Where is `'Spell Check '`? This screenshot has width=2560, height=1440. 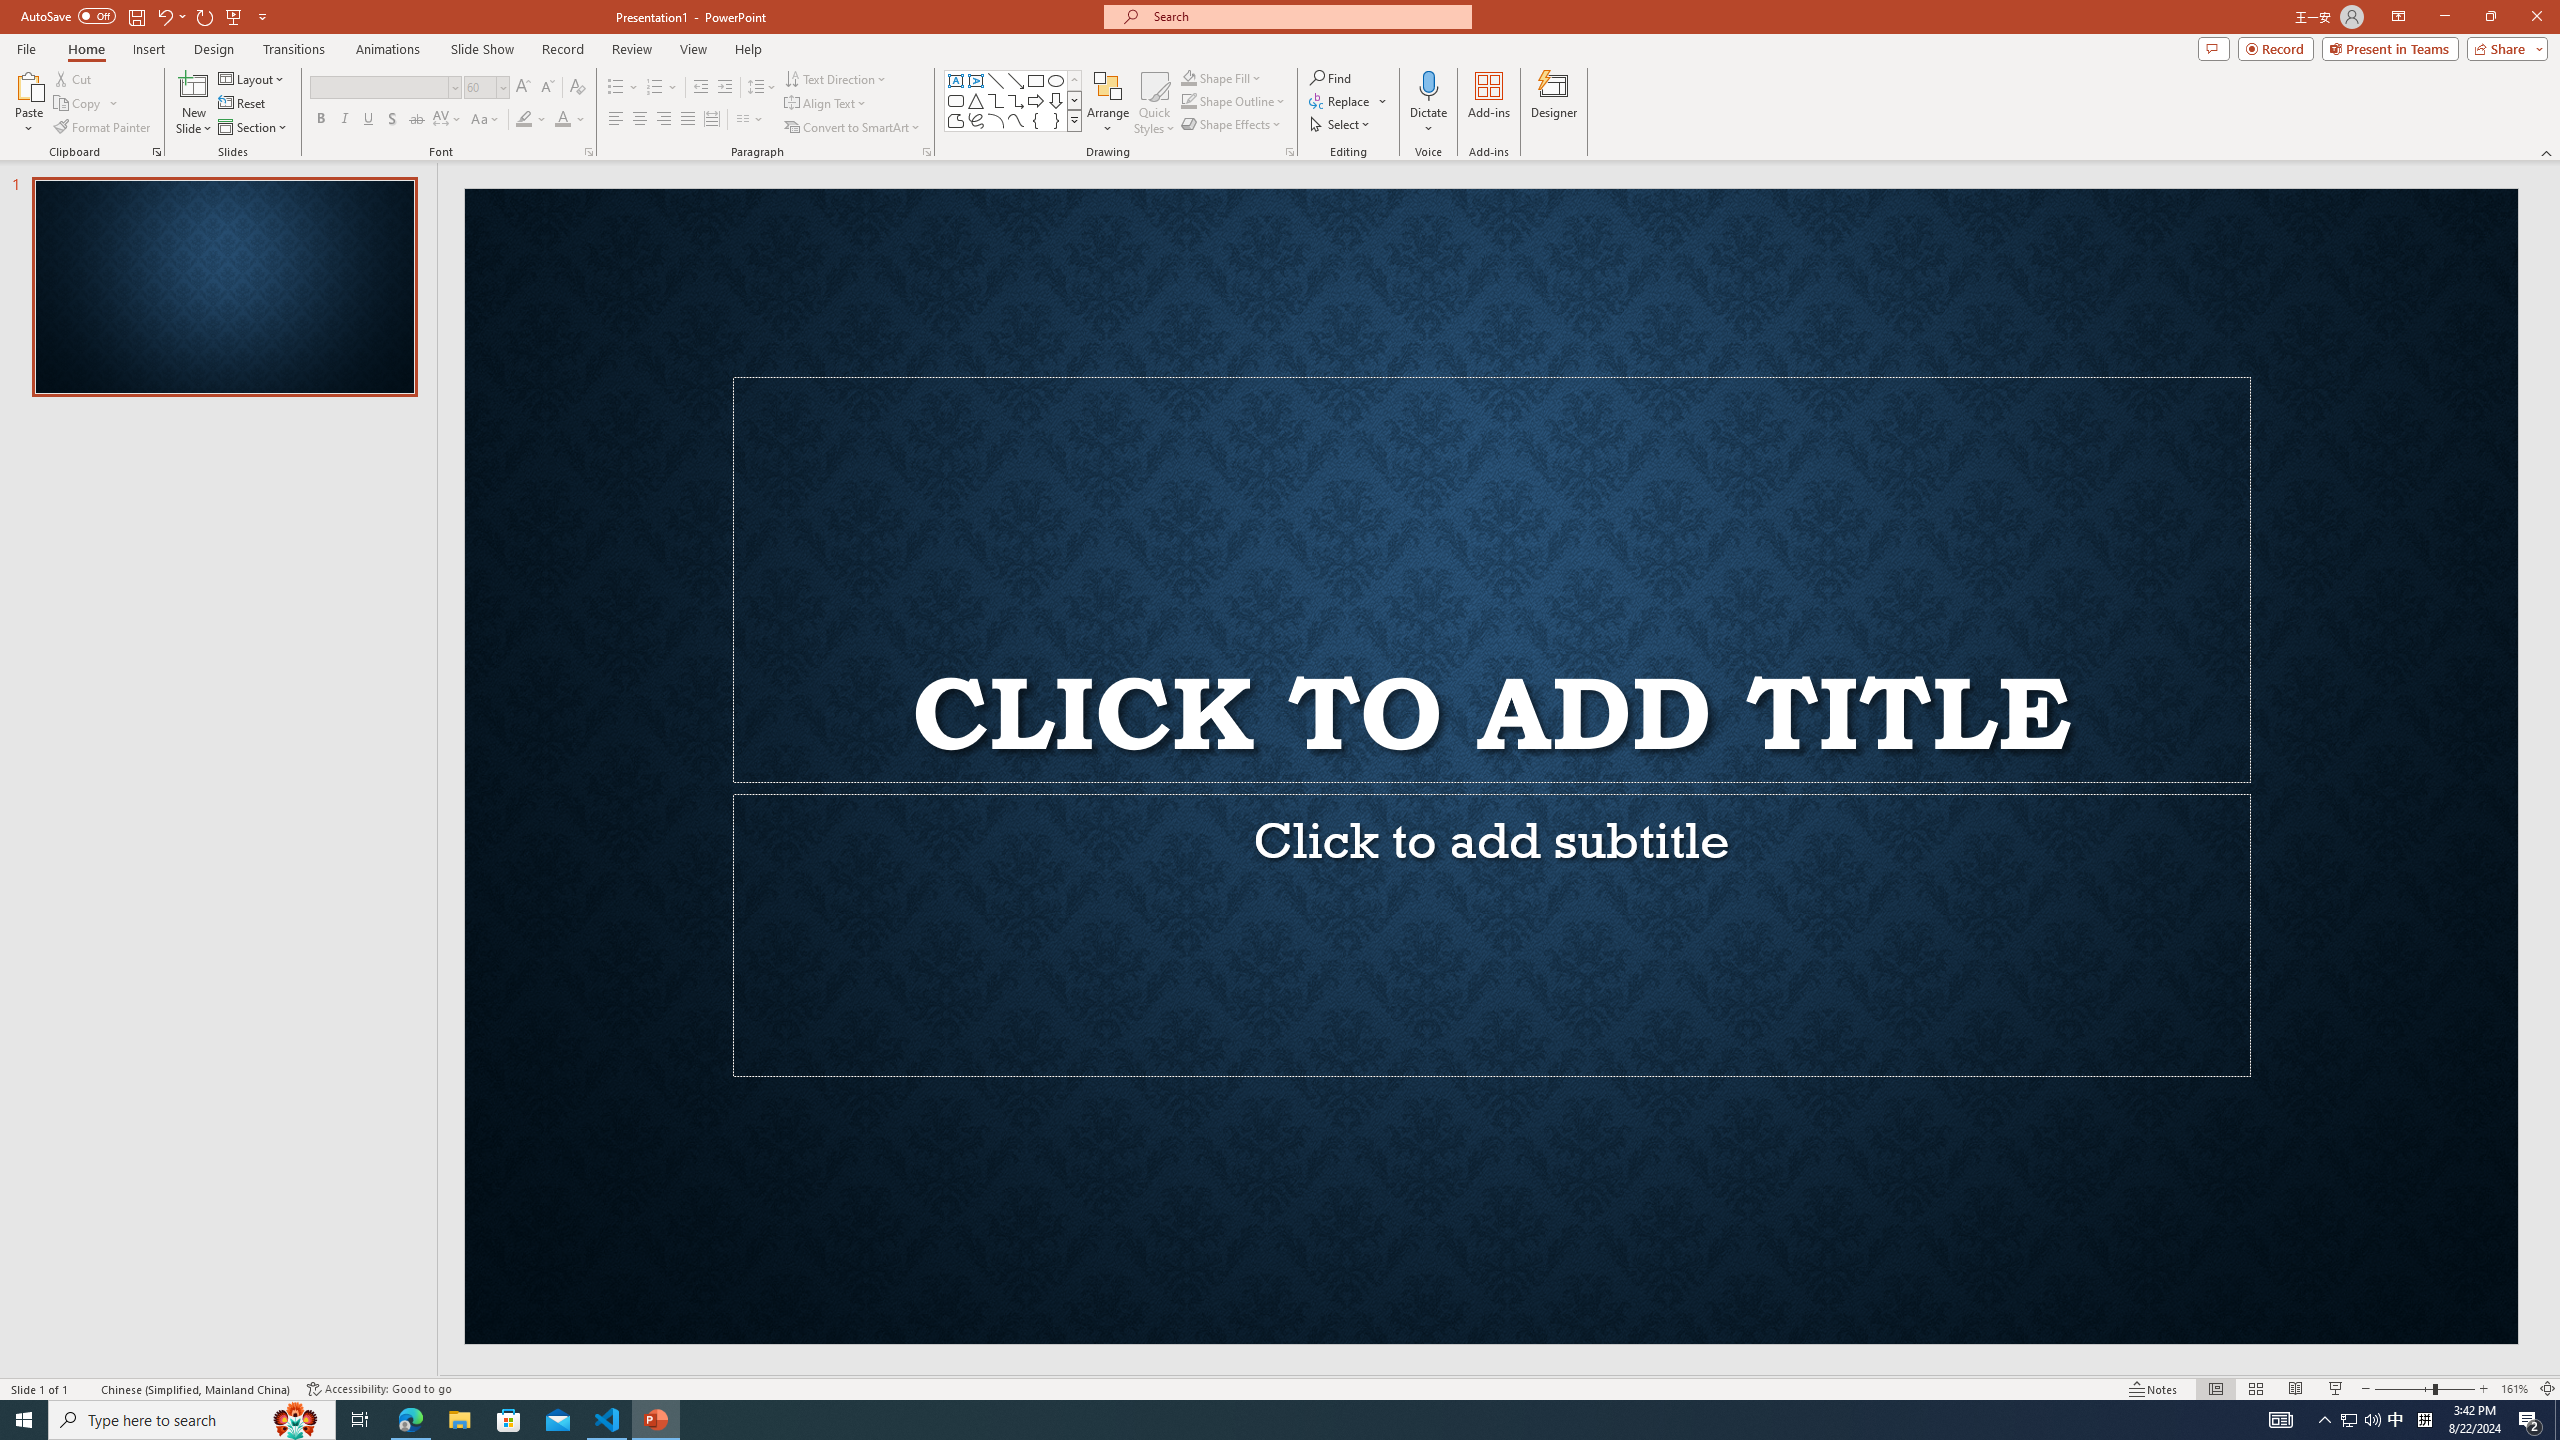 'Spell Check ' is located at coordinates (86, 1389).